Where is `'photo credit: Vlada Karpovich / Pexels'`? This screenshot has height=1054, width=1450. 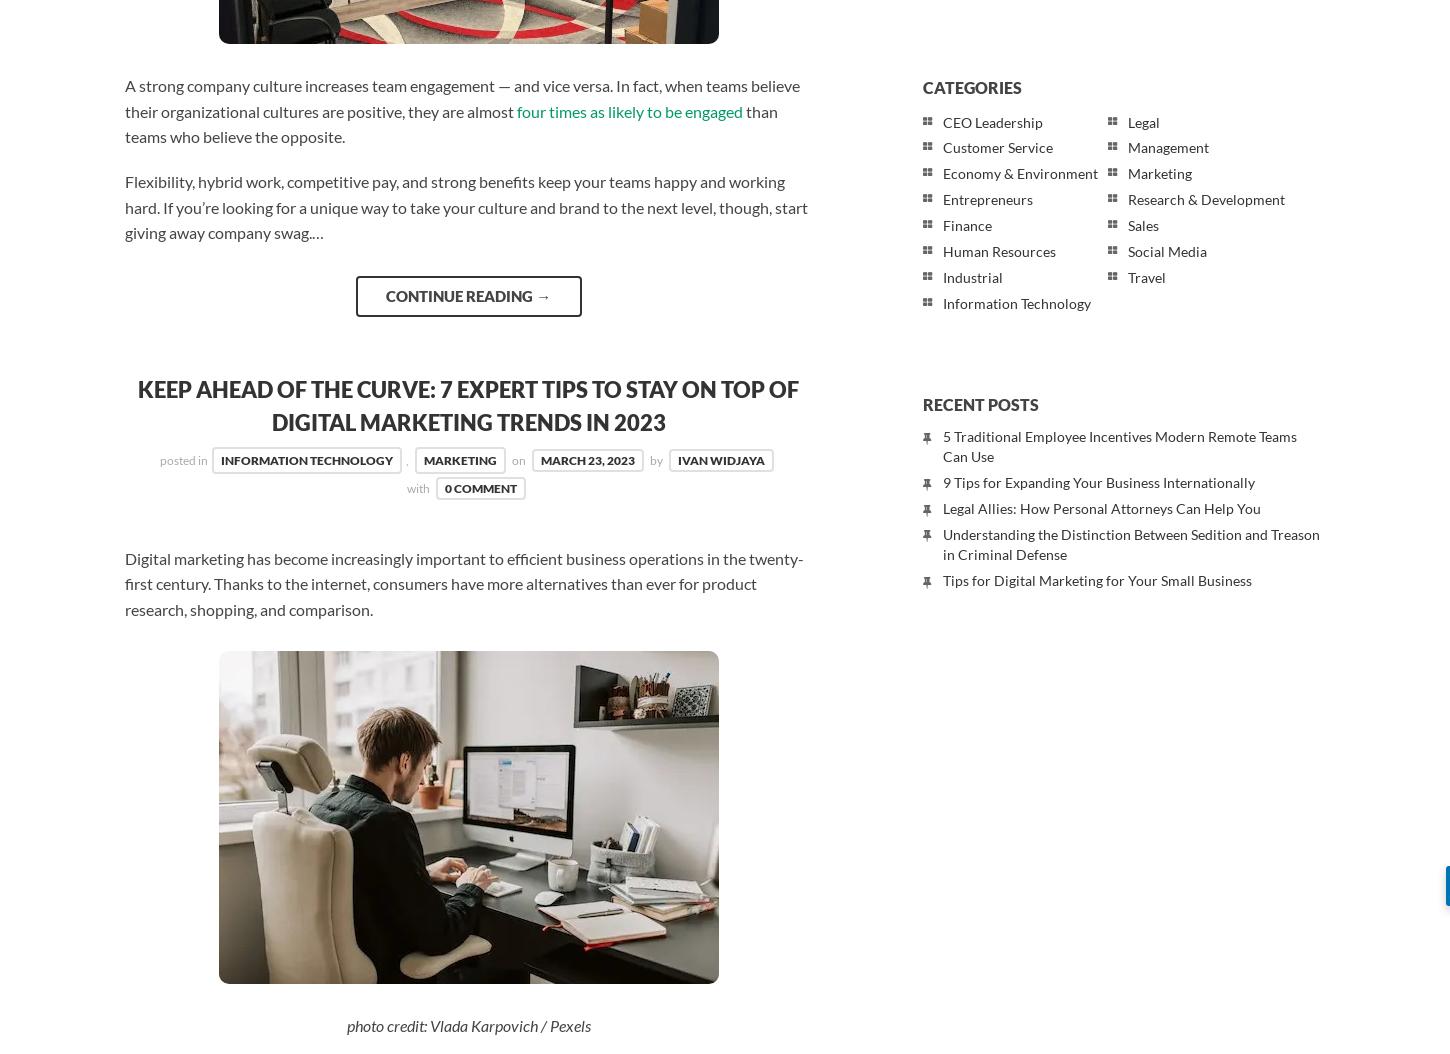 'photo credit: Vlada Karpovich / Pexels' is located at coordinates (467, 1023).